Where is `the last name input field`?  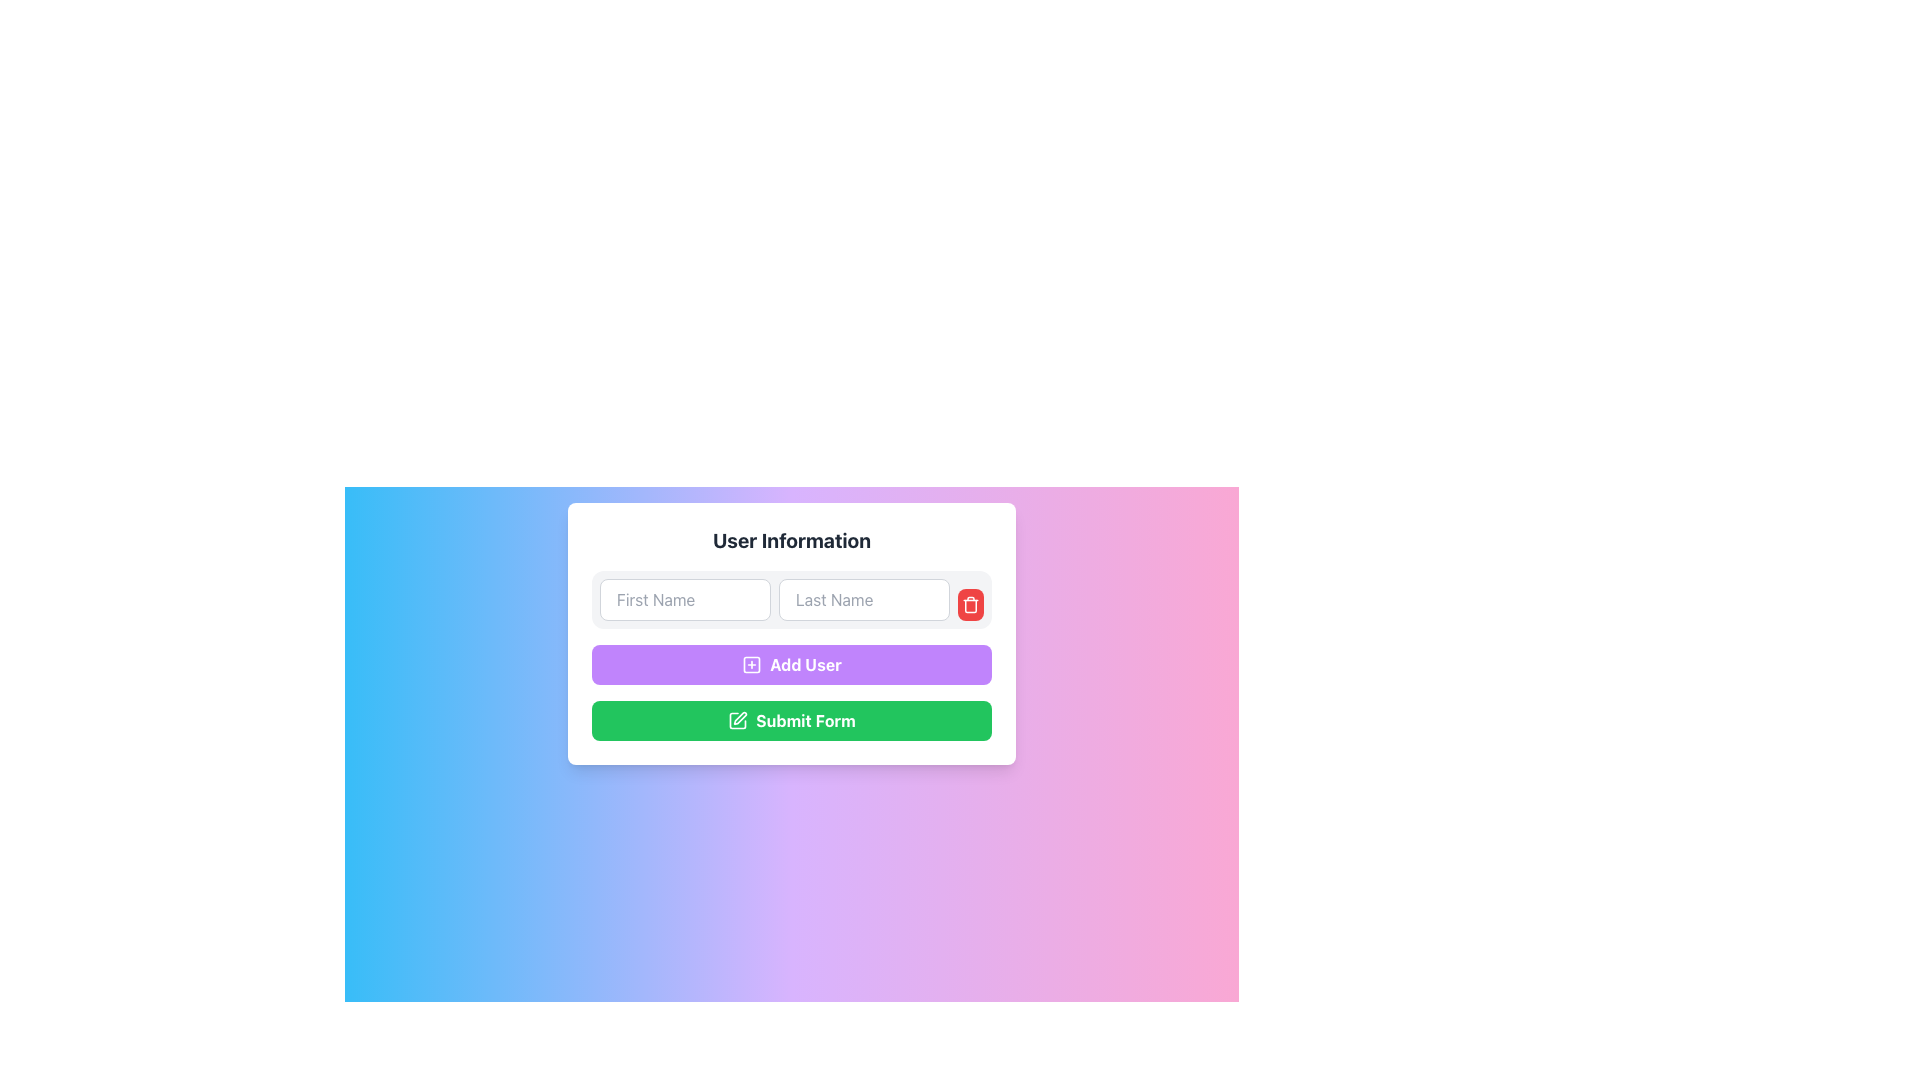 the last name input field is located at coordinates (864, 599).